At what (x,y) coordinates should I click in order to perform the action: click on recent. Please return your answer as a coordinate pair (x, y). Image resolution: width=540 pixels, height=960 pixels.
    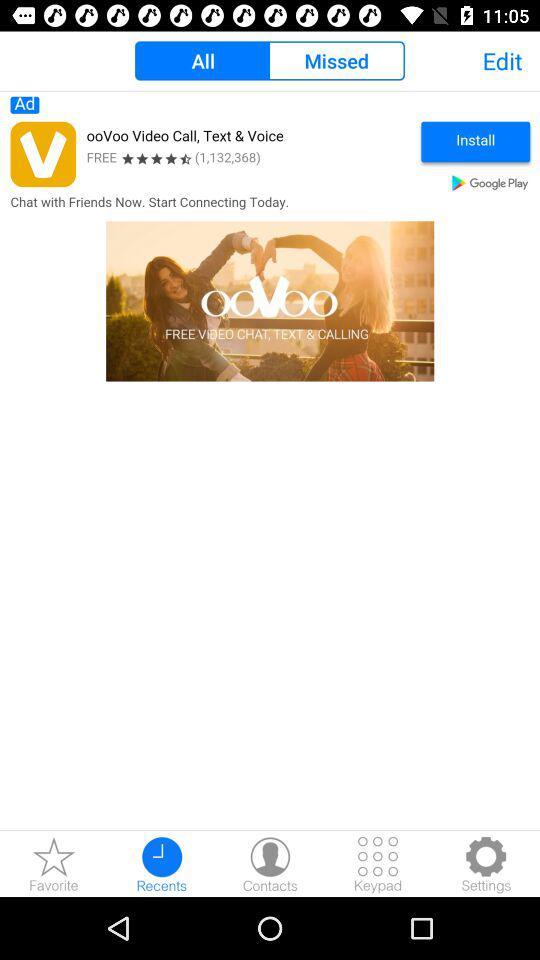
    Looking at the image, I should click on (161, 863).